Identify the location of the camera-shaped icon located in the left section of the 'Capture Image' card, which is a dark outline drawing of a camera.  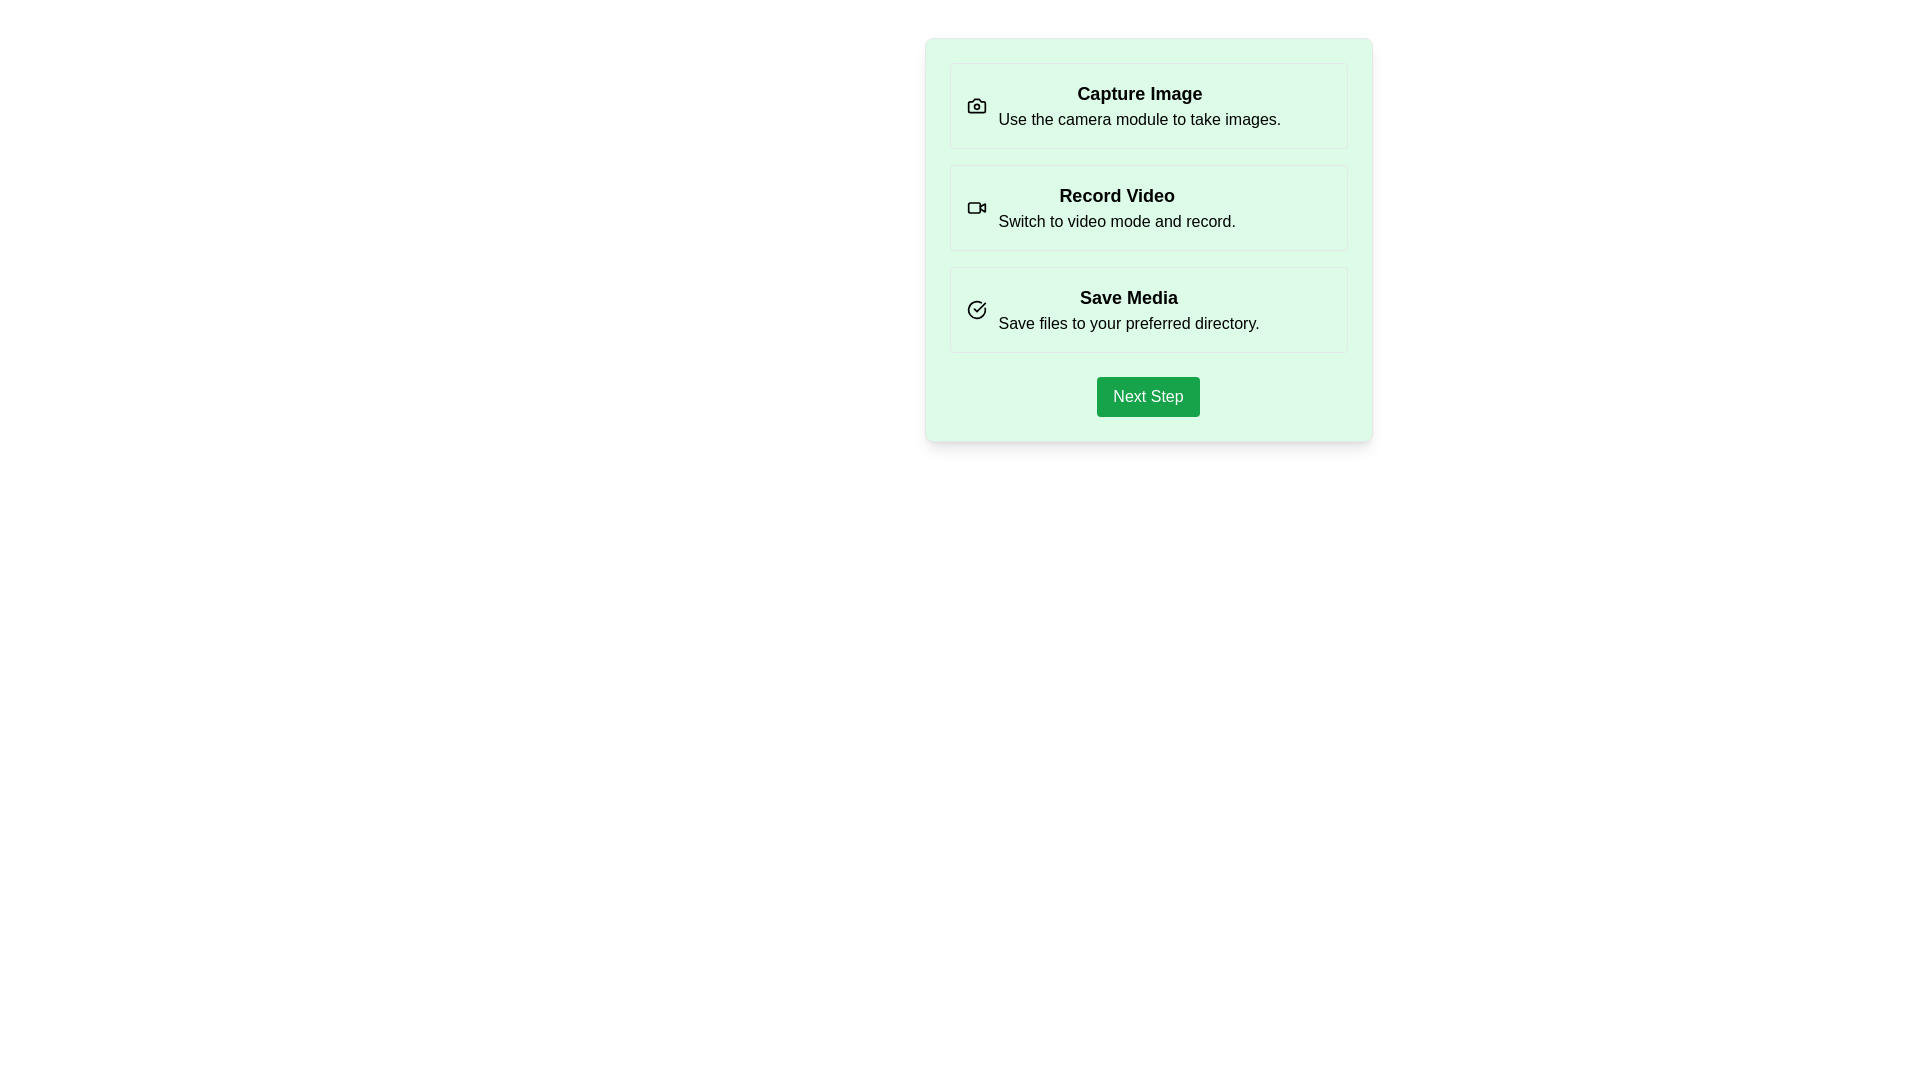
(976, 105).